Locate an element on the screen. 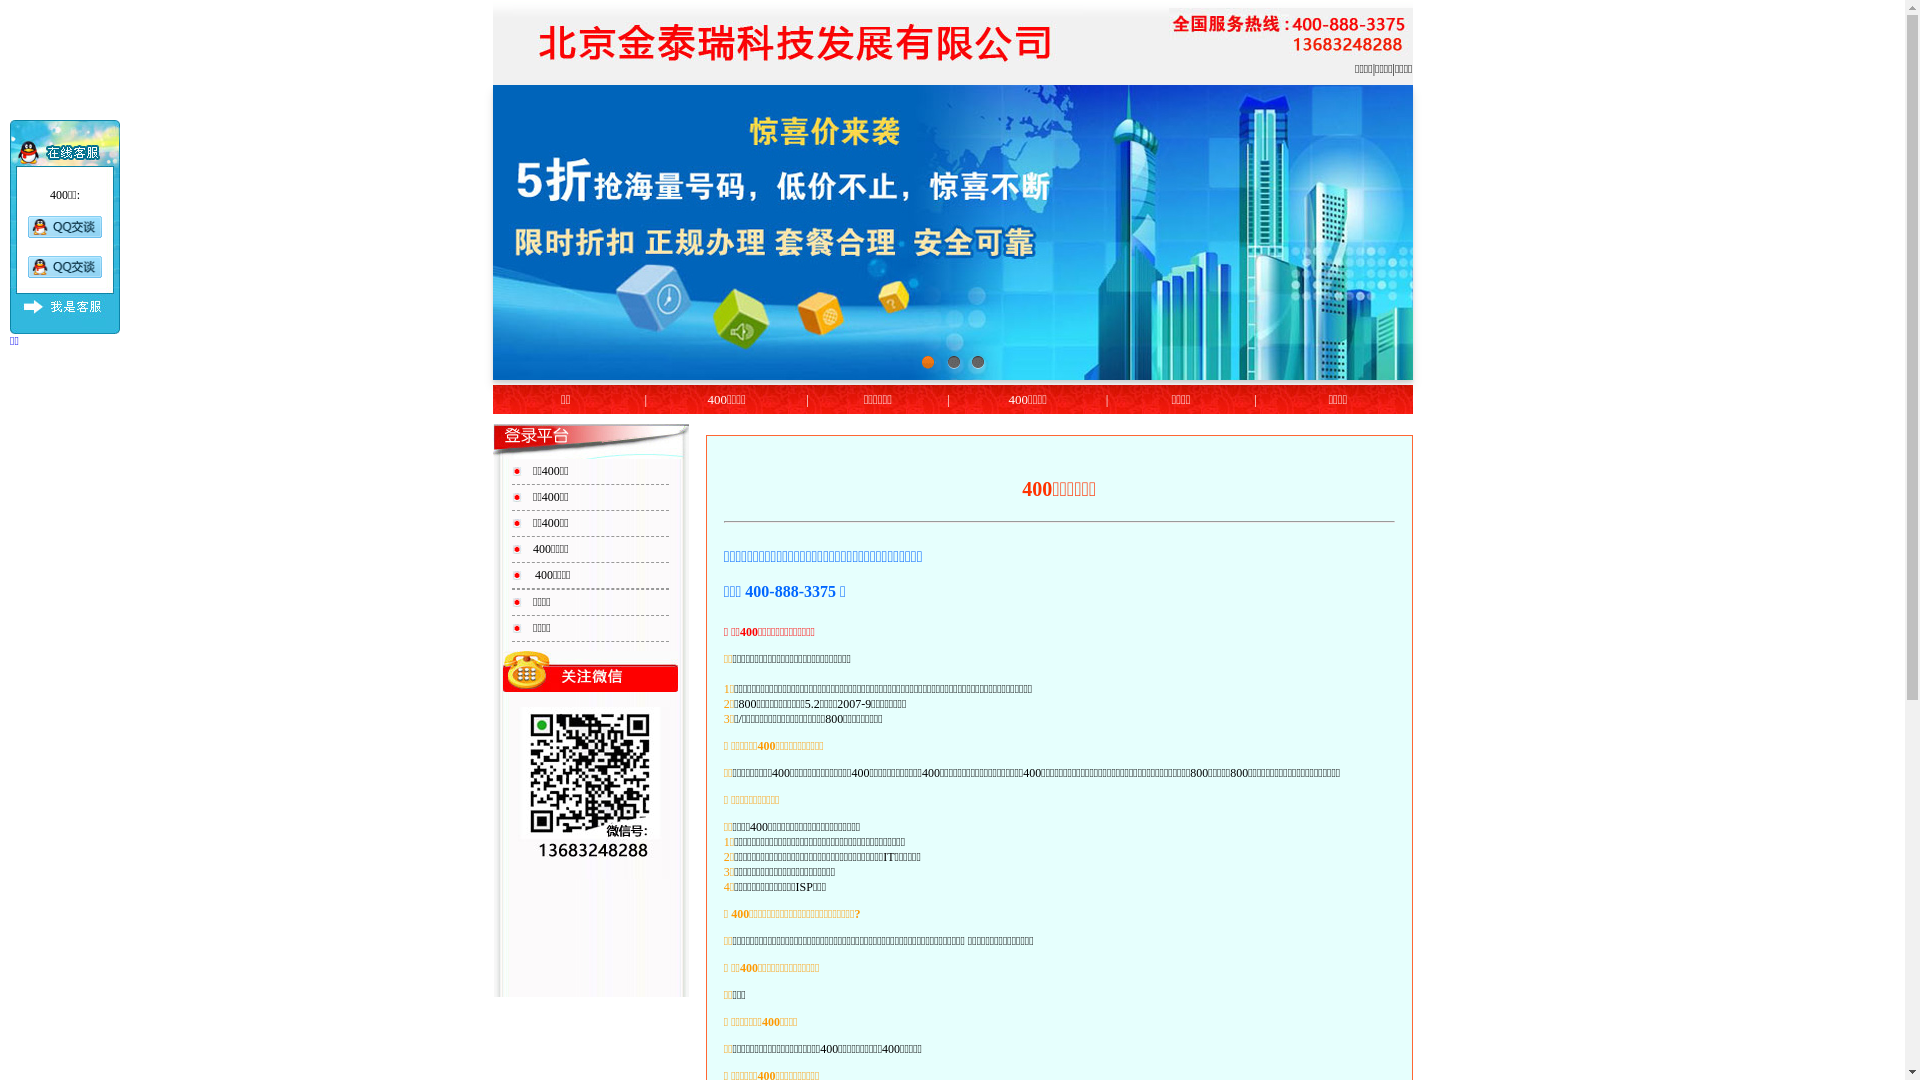 Image resolution: width=1920 pixels, height=1080 pixels. '3' is located at coordinates (969, 362).